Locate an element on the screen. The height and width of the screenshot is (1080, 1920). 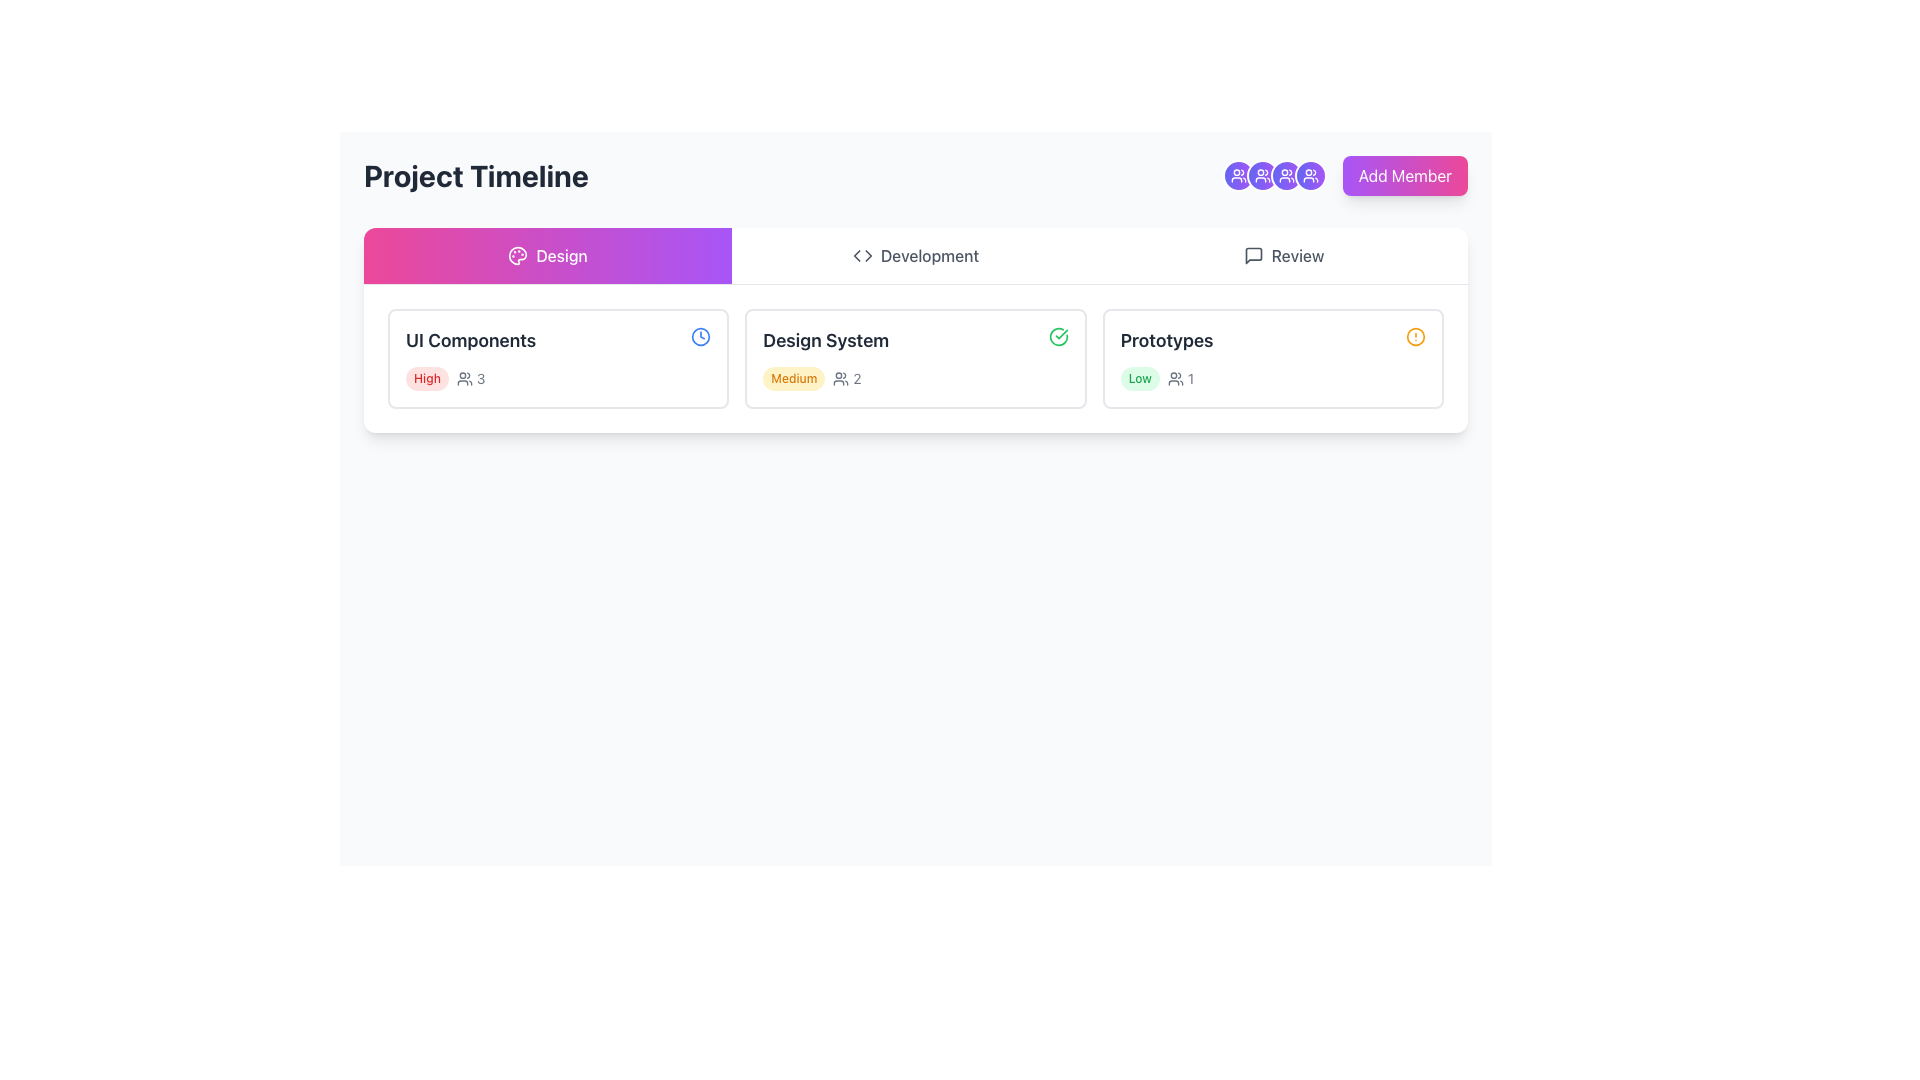
the icon representing the review or comments section, which is part of the 'Review' button in the top right section of the interface is located at coordinates (1252, 254).